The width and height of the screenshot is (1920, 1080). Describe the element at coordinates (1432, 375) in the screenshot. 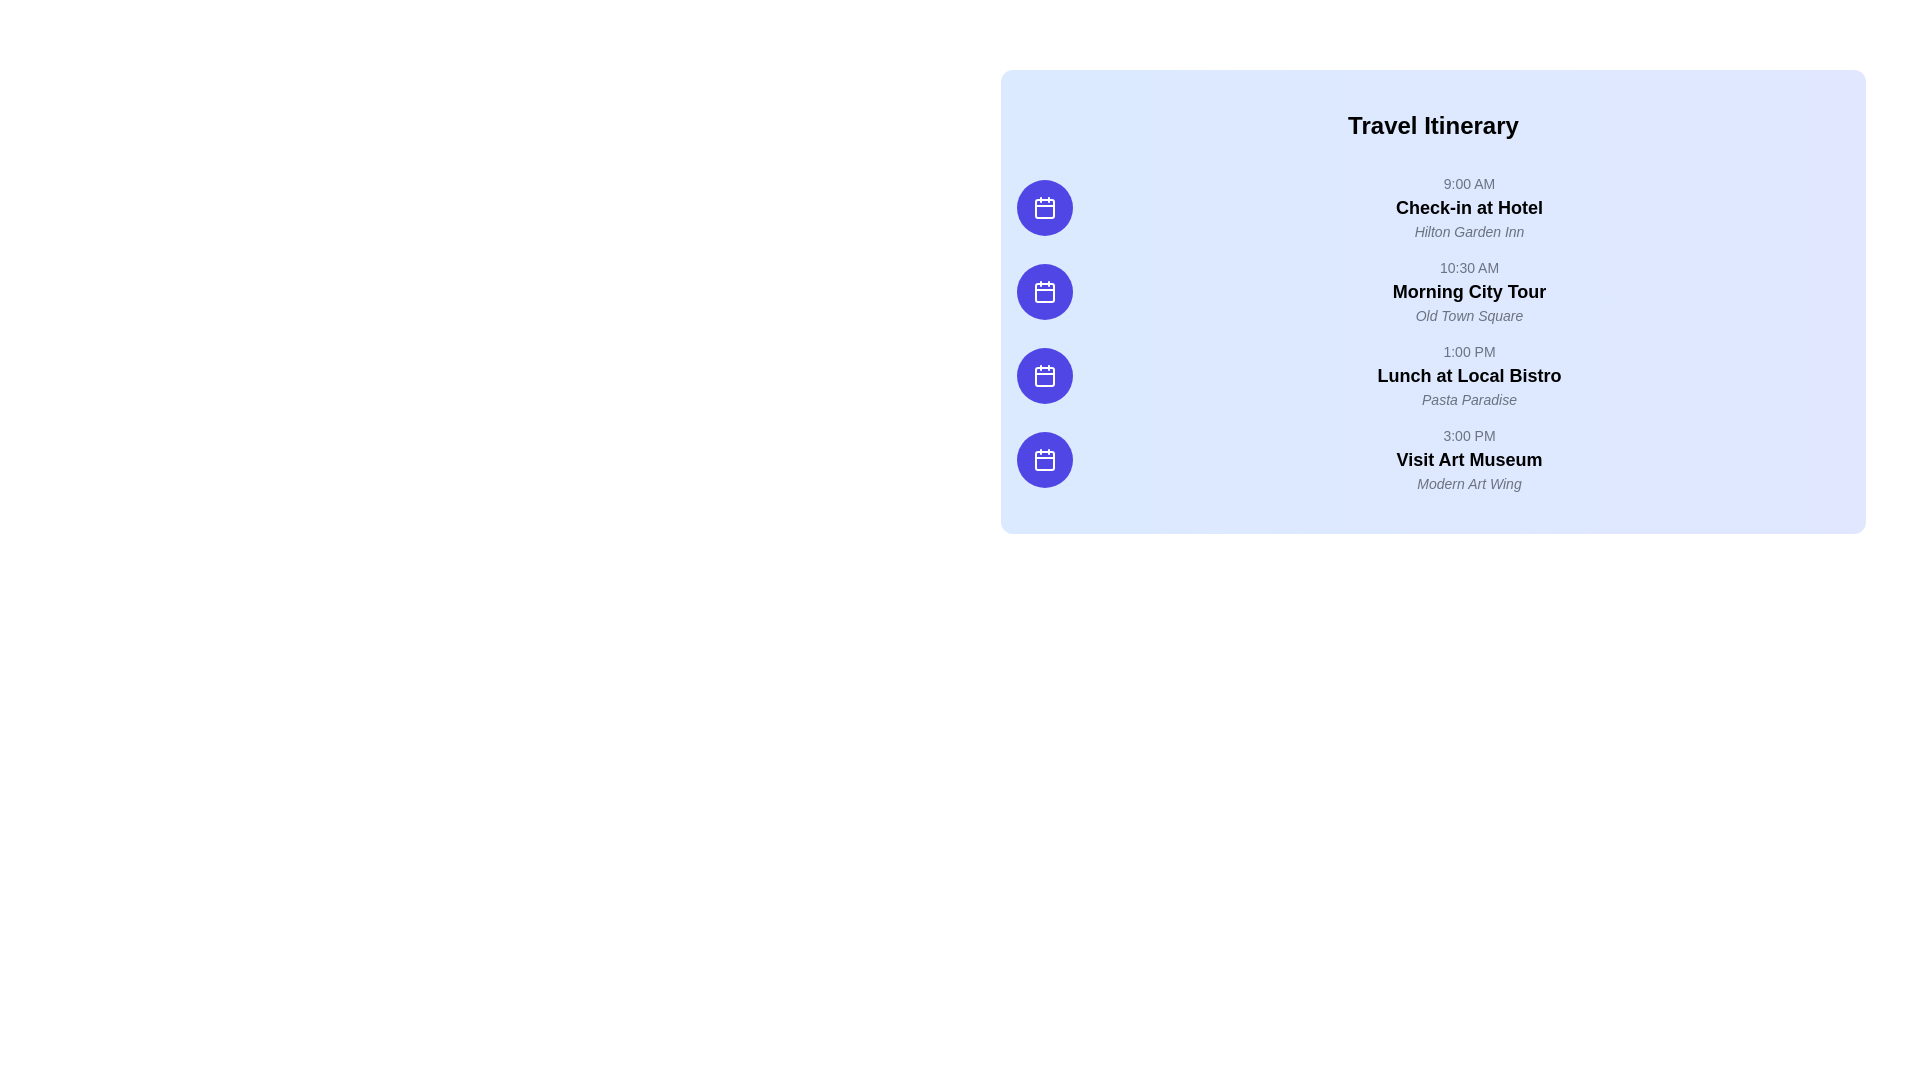

I see `the 'Lunch at Local Bistro' event in the third entry of the vertical timeline list, which includes a purple circular icon with a calendar symbol and additional text information` at that location.